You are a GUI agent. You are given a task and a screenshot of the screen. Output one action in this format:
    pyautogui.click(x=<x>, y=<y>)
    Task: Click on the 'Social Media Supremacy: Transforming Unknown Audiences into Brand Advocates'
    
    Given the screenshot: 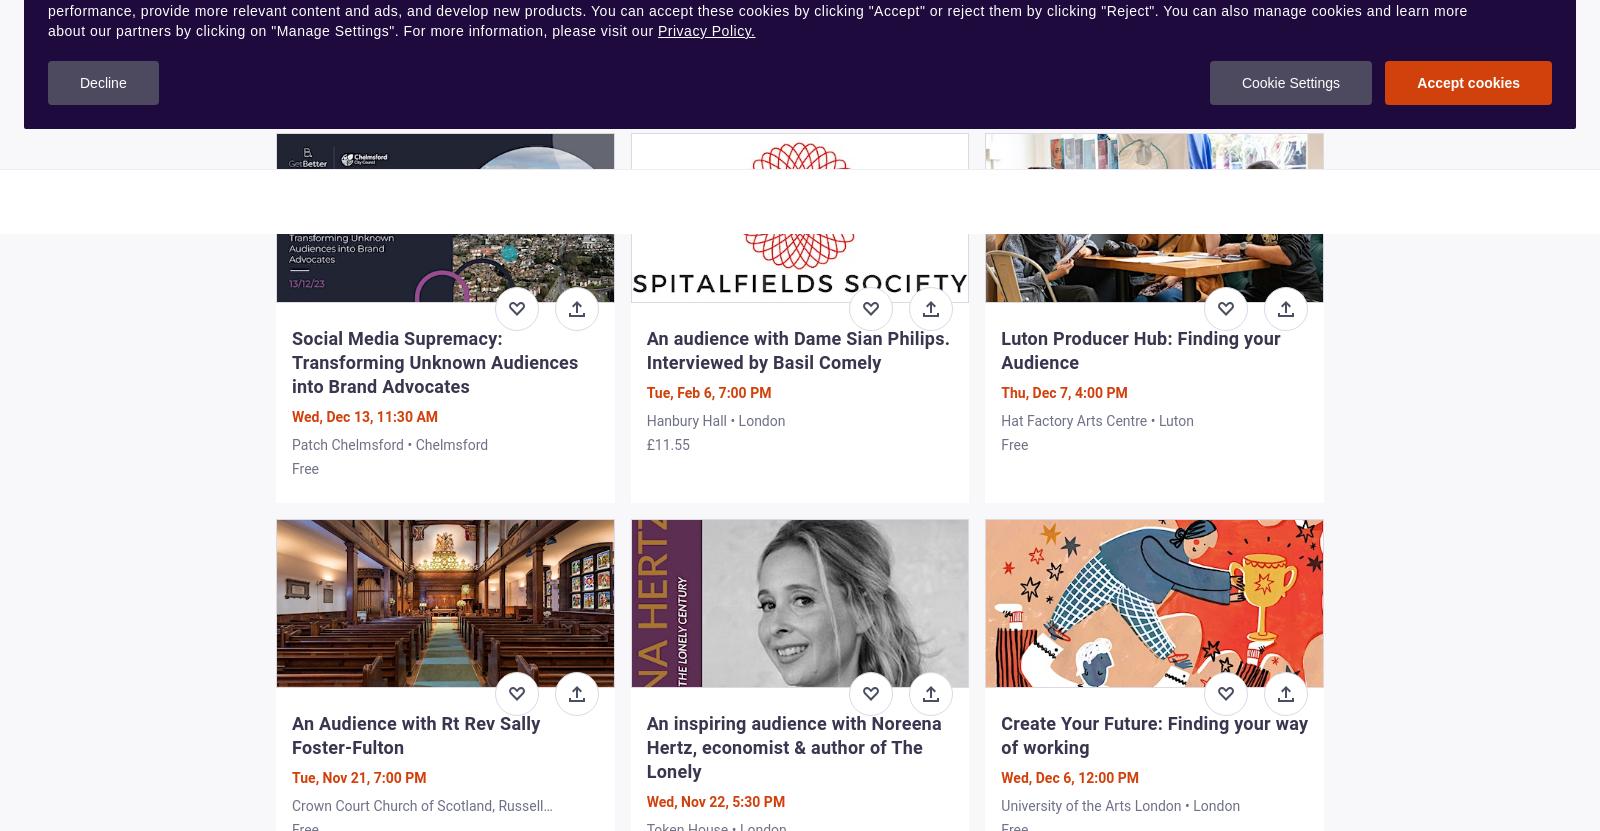 What is the action you would take?
    pyautogui.click(x=434, y=360)
    